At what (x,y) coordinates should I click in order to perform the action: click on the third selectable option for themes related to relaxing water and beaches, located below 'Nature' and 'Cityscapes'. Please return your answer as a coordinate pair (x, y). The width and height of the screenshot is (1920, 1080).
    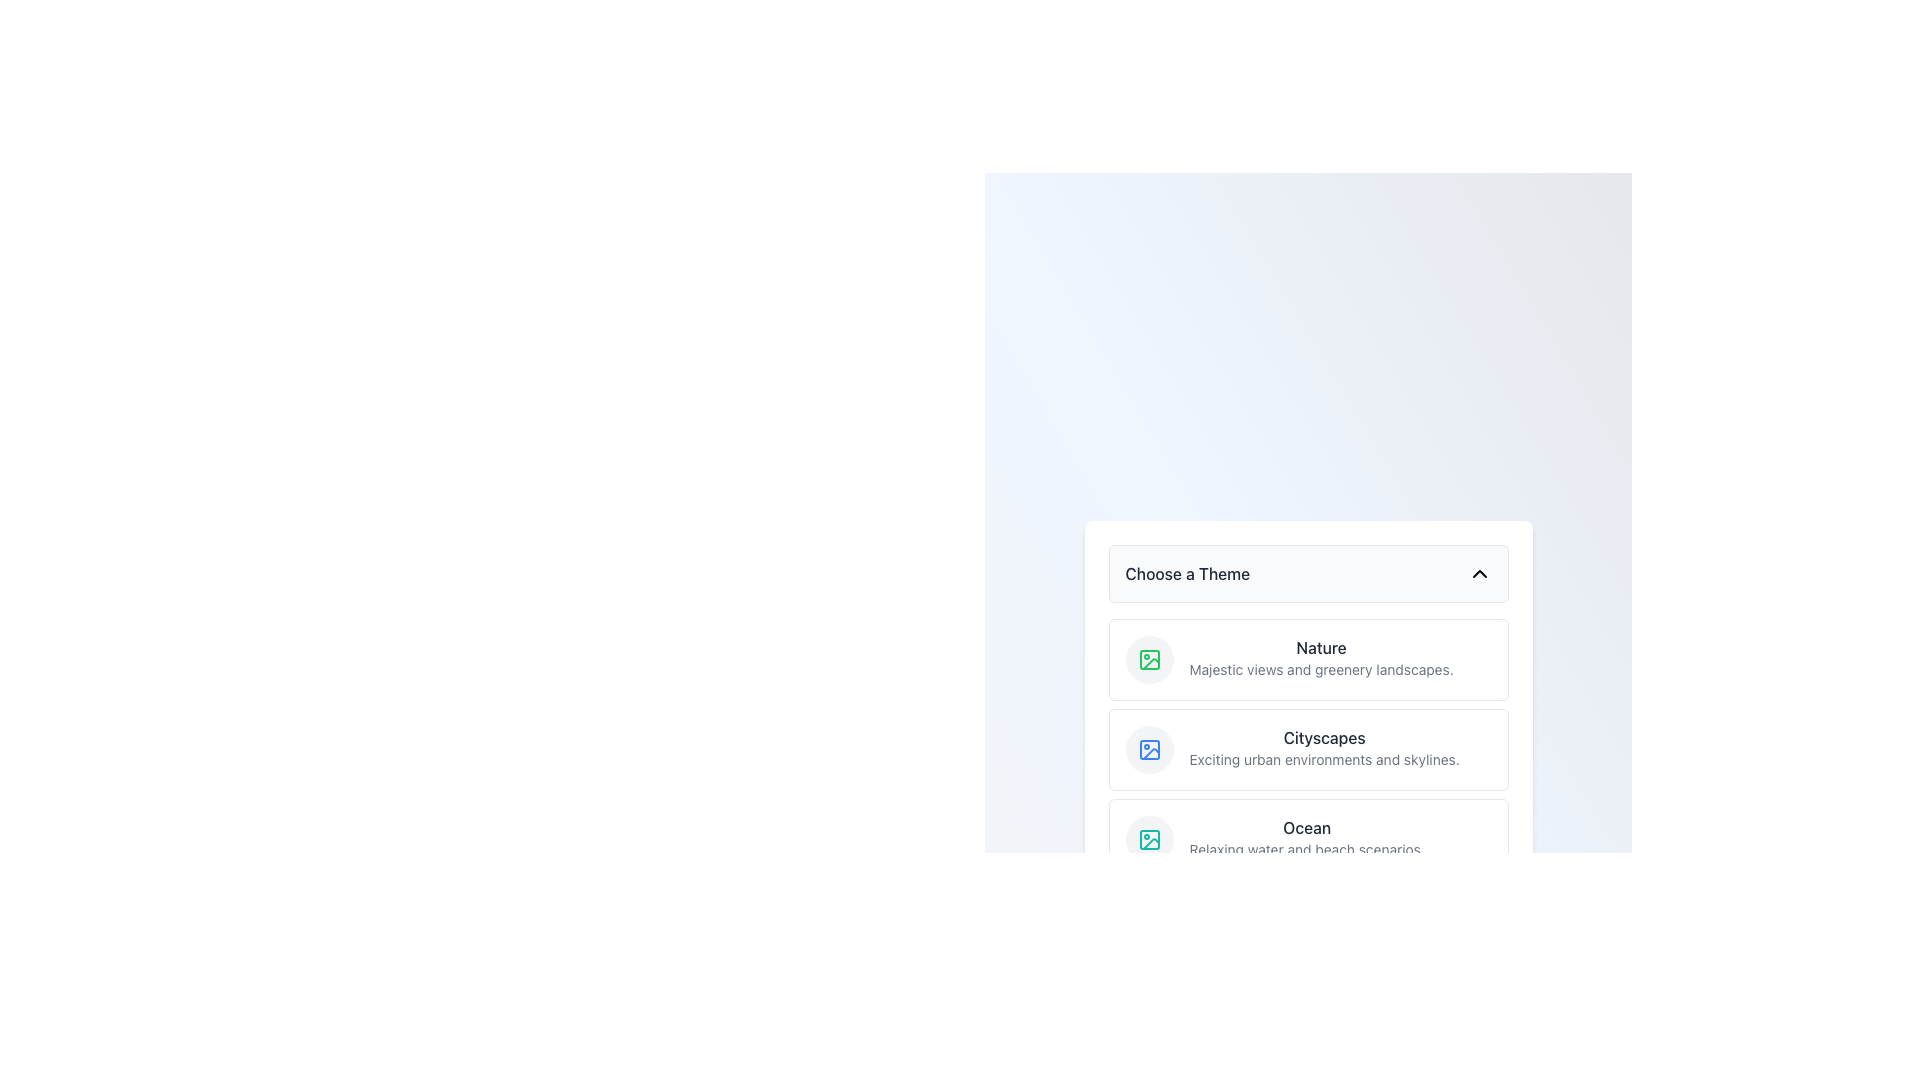
    Looking at the image, I should click on (1308, 840).